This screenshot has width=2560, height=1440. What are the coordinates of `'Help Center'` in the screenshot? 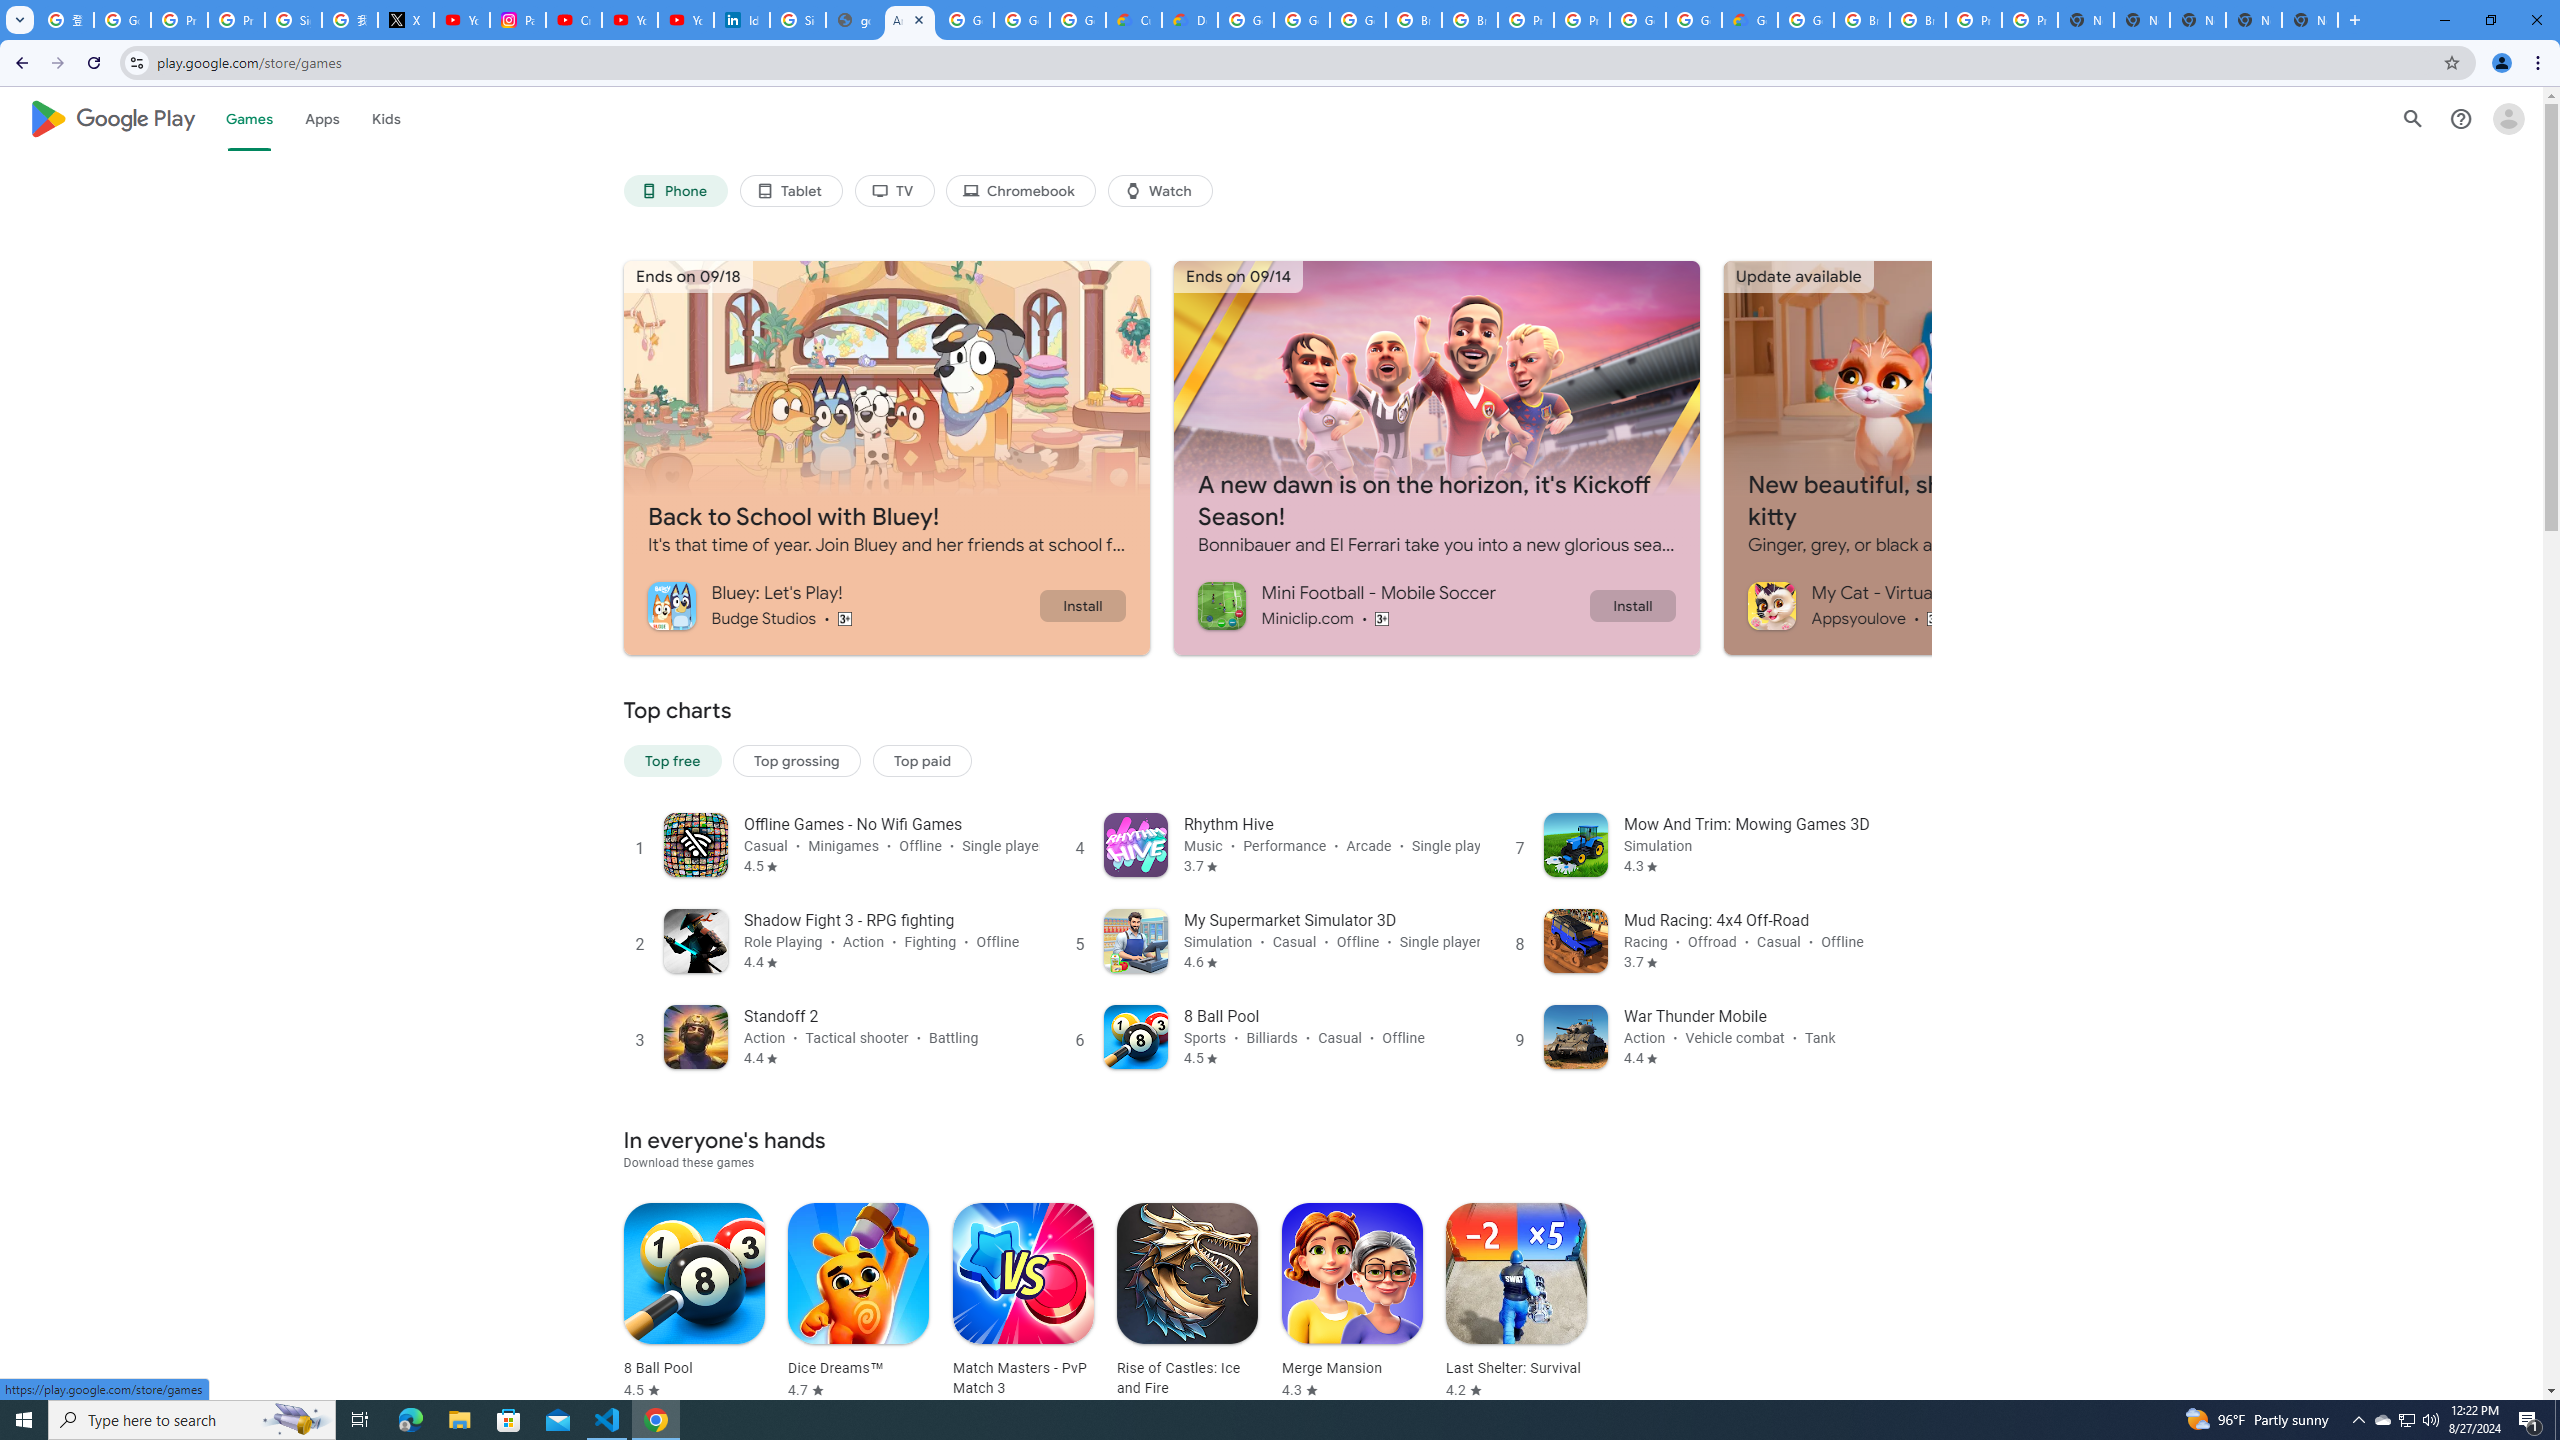 It's located at (2461, 118).